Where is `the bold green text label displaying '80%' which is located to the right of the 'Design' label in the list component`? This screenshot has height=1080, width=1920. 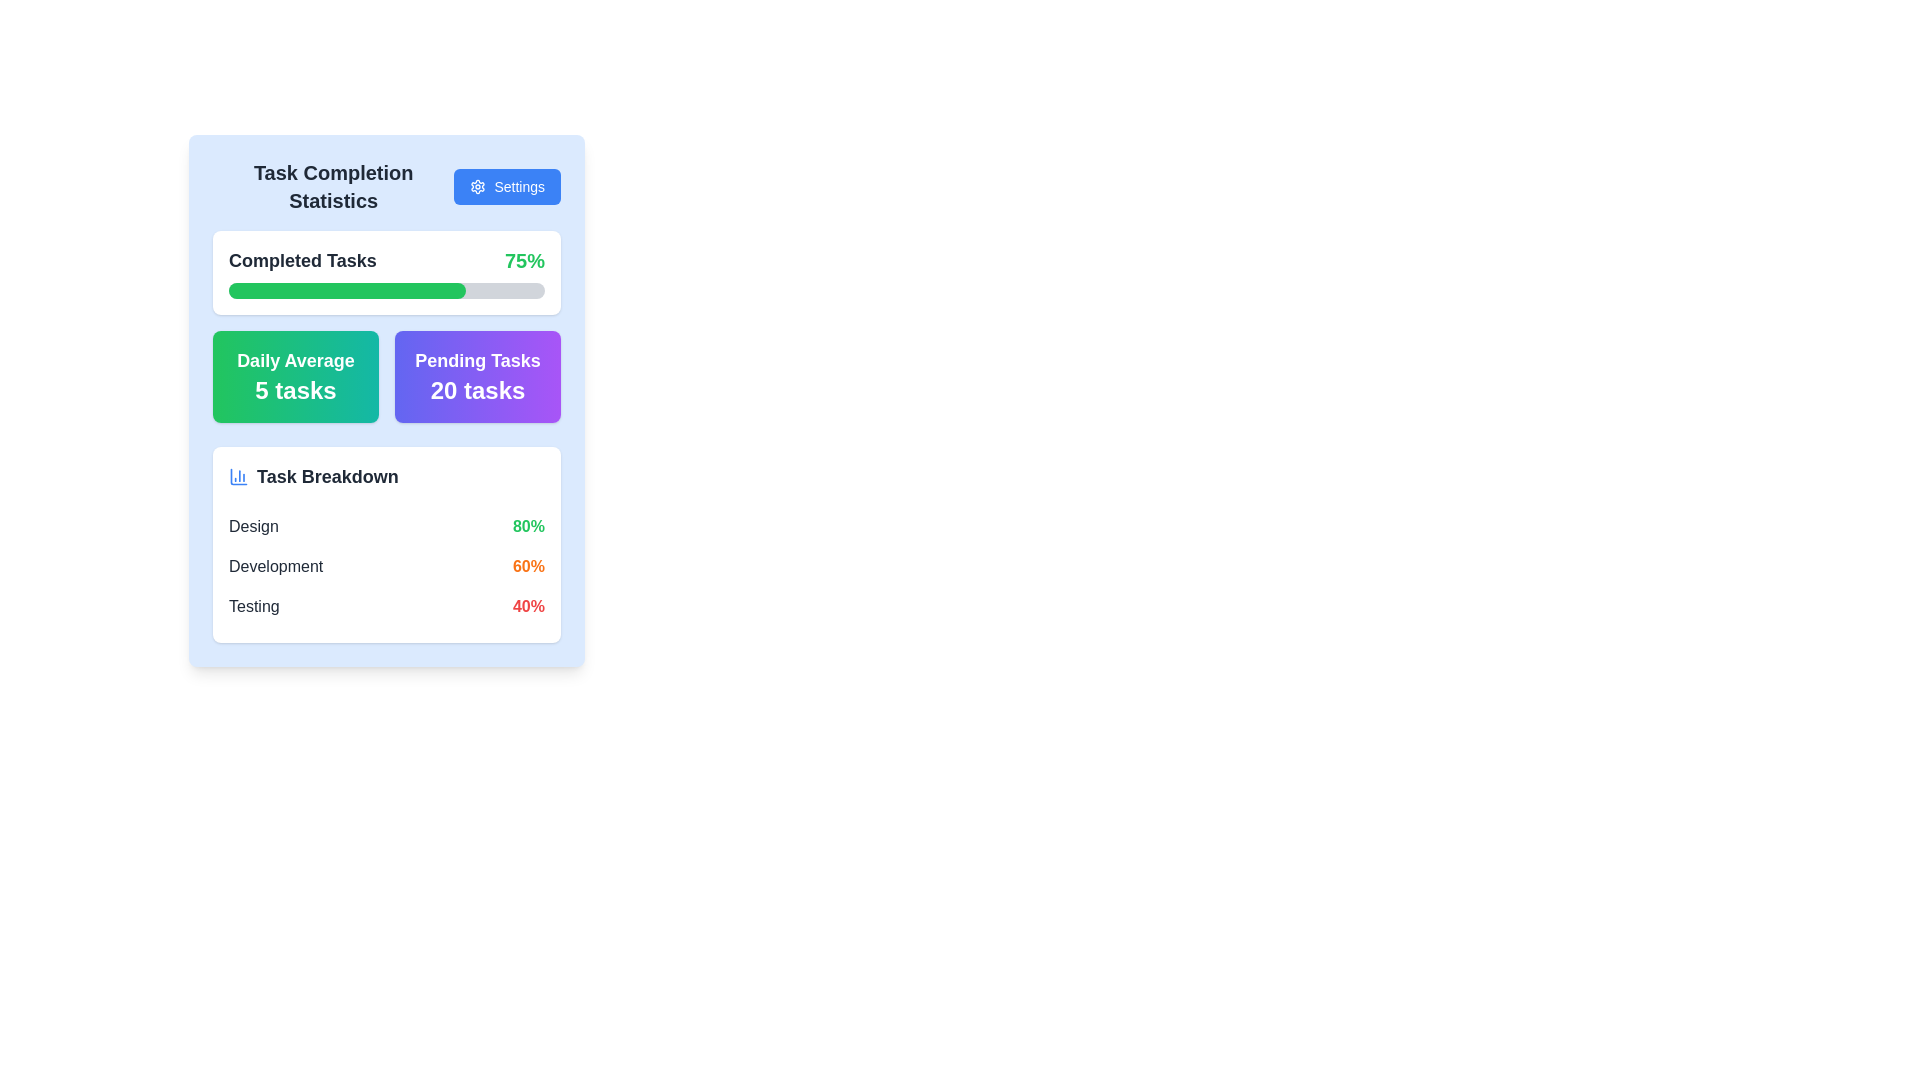
the bold green text label displaying '80%' which is located to the right of the 'Design' label in the list component is located at coordinates (528, 526).